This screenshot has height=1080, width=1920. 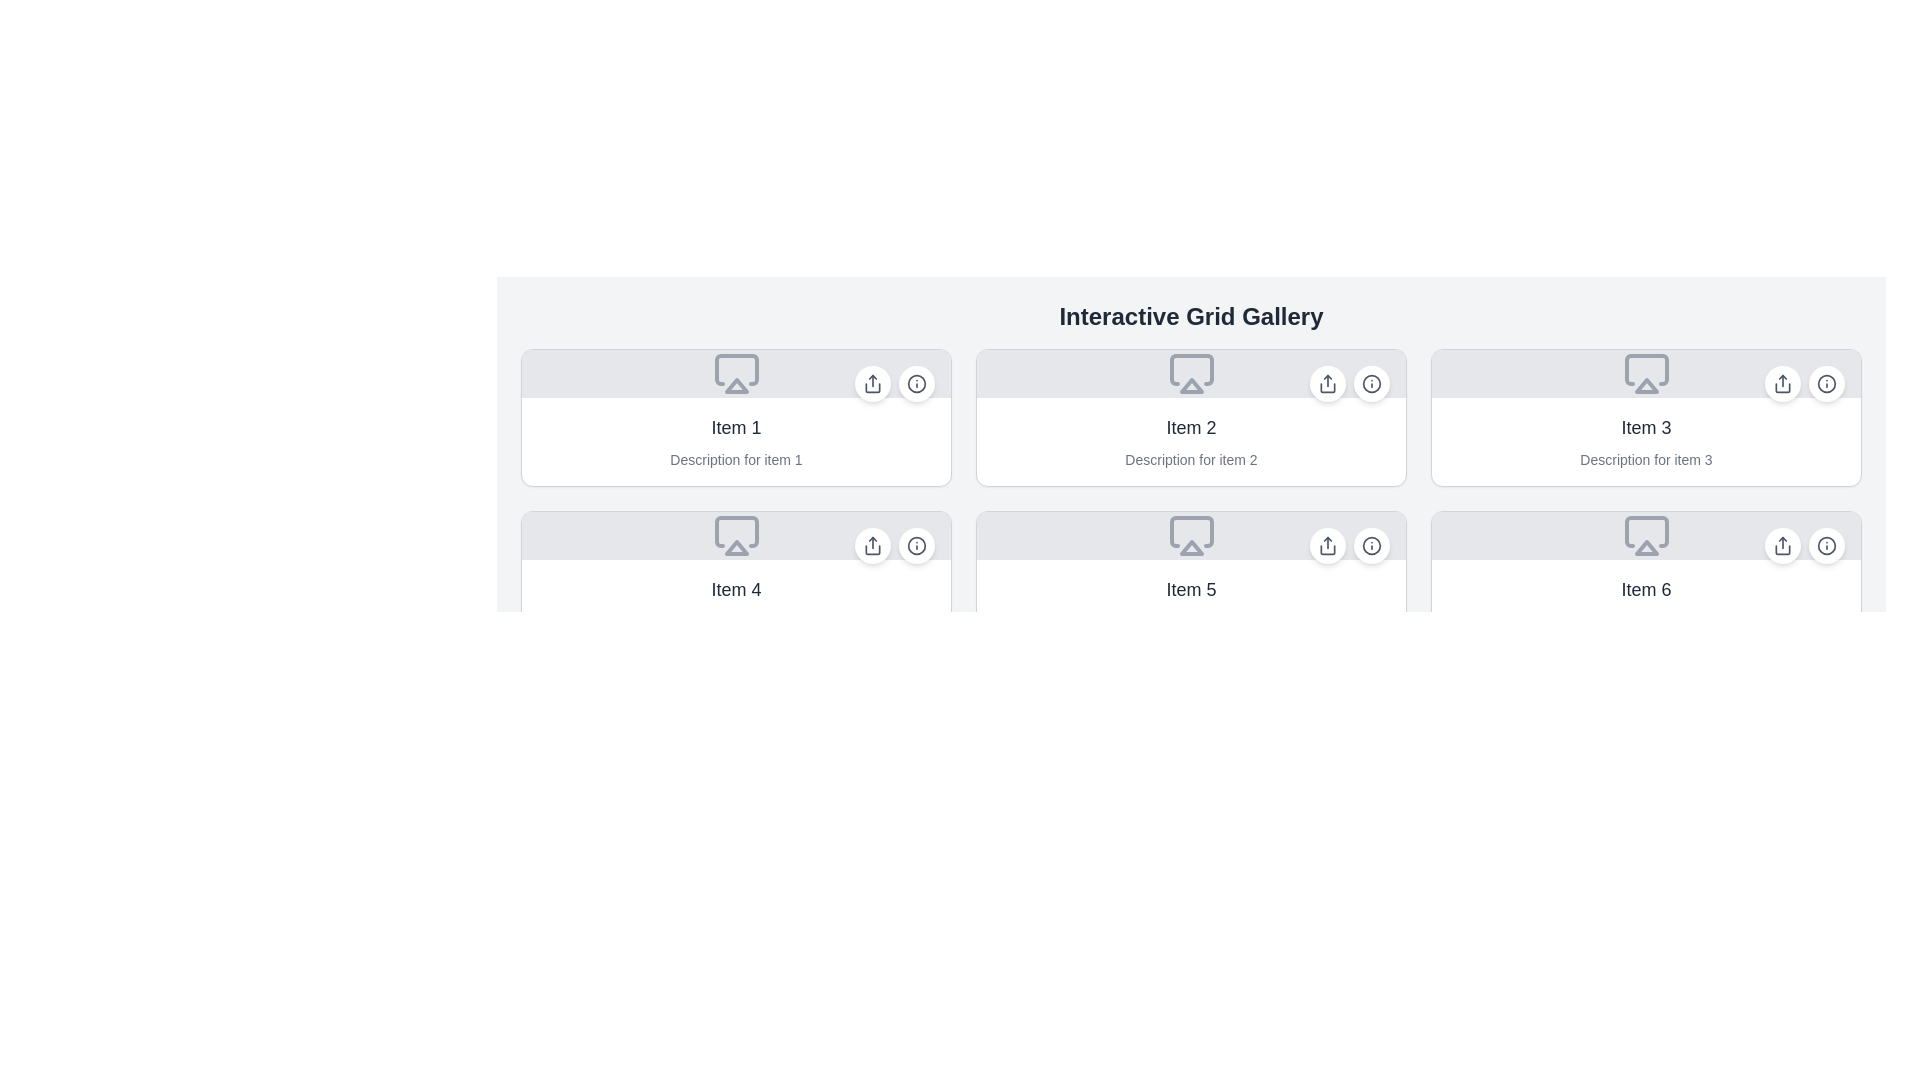 What do you see at coordinates (1782, 384) in the screenshot?
I see `the share/upload icon button located in the top-right corner of the card labeled 'Item 3'` at bounding box center [1782, 384].